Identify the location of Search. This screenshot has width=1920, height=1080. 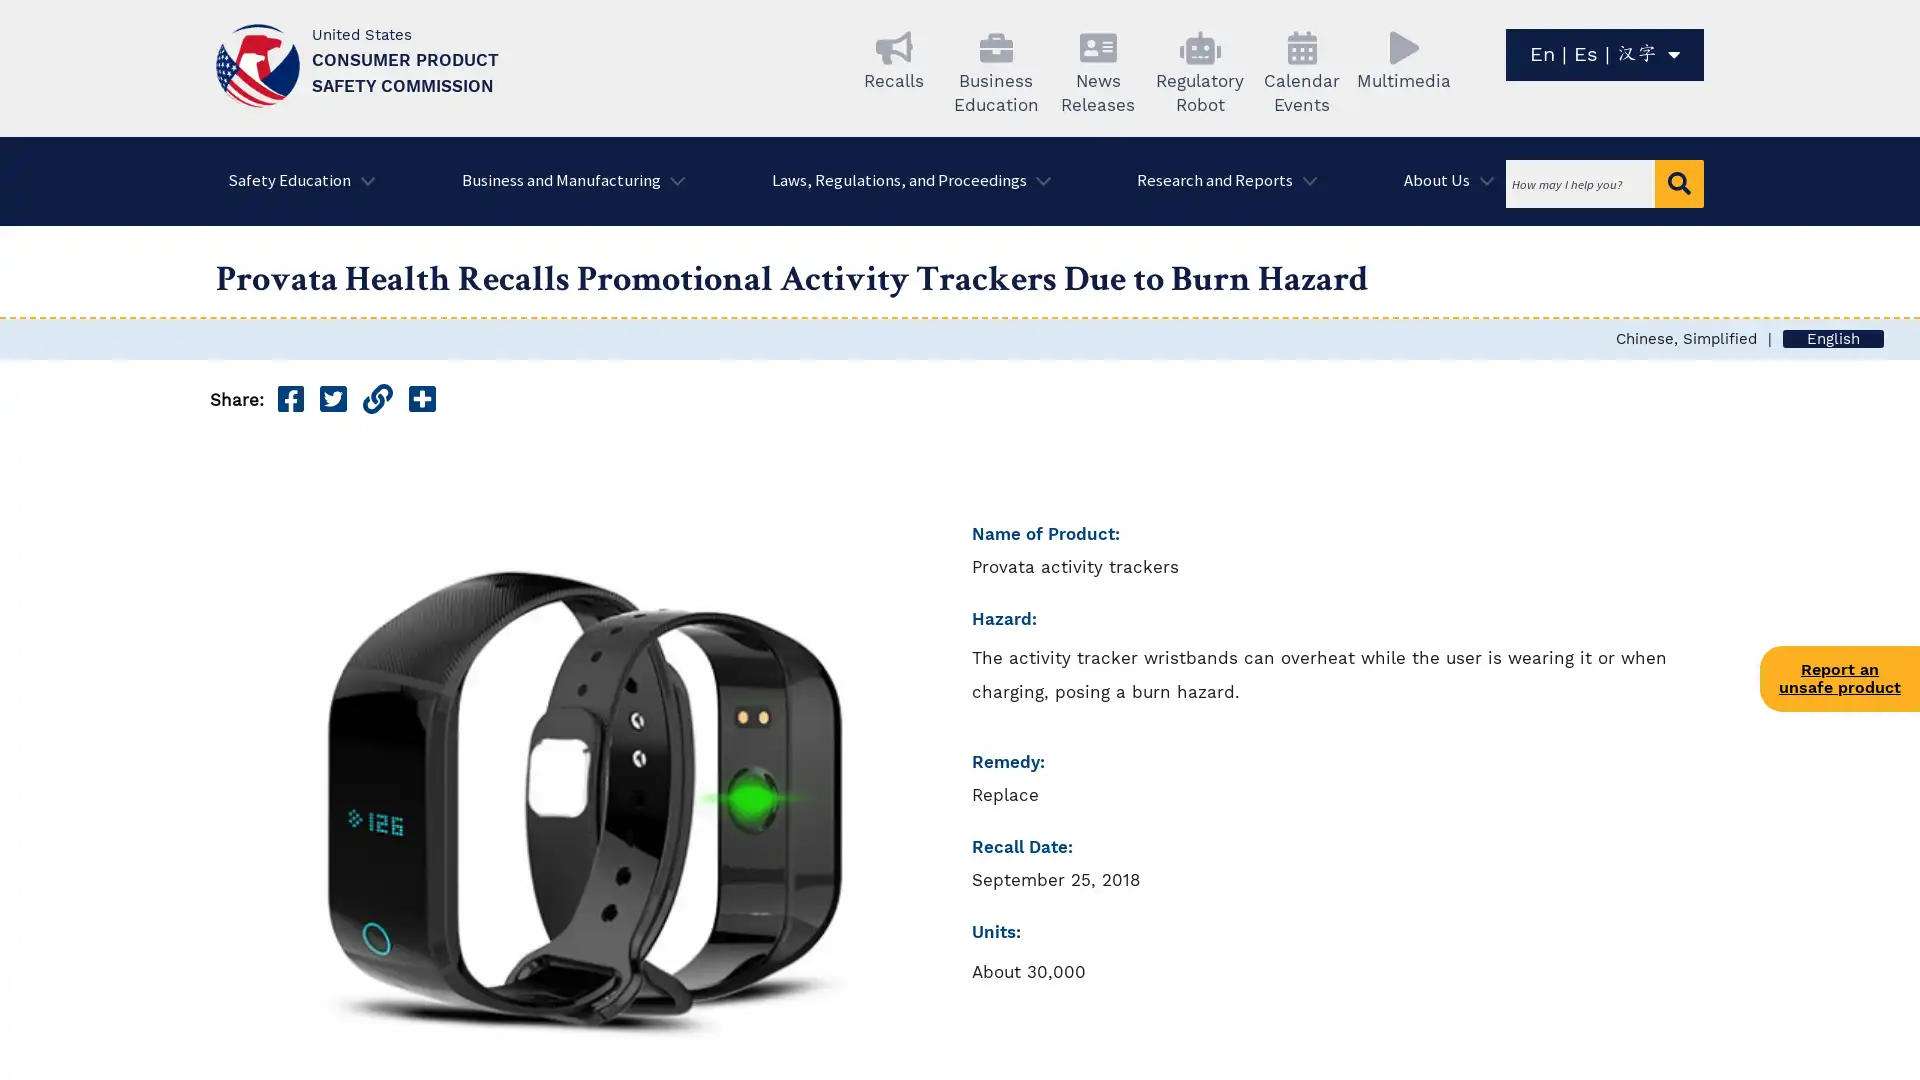
(1679, 184).